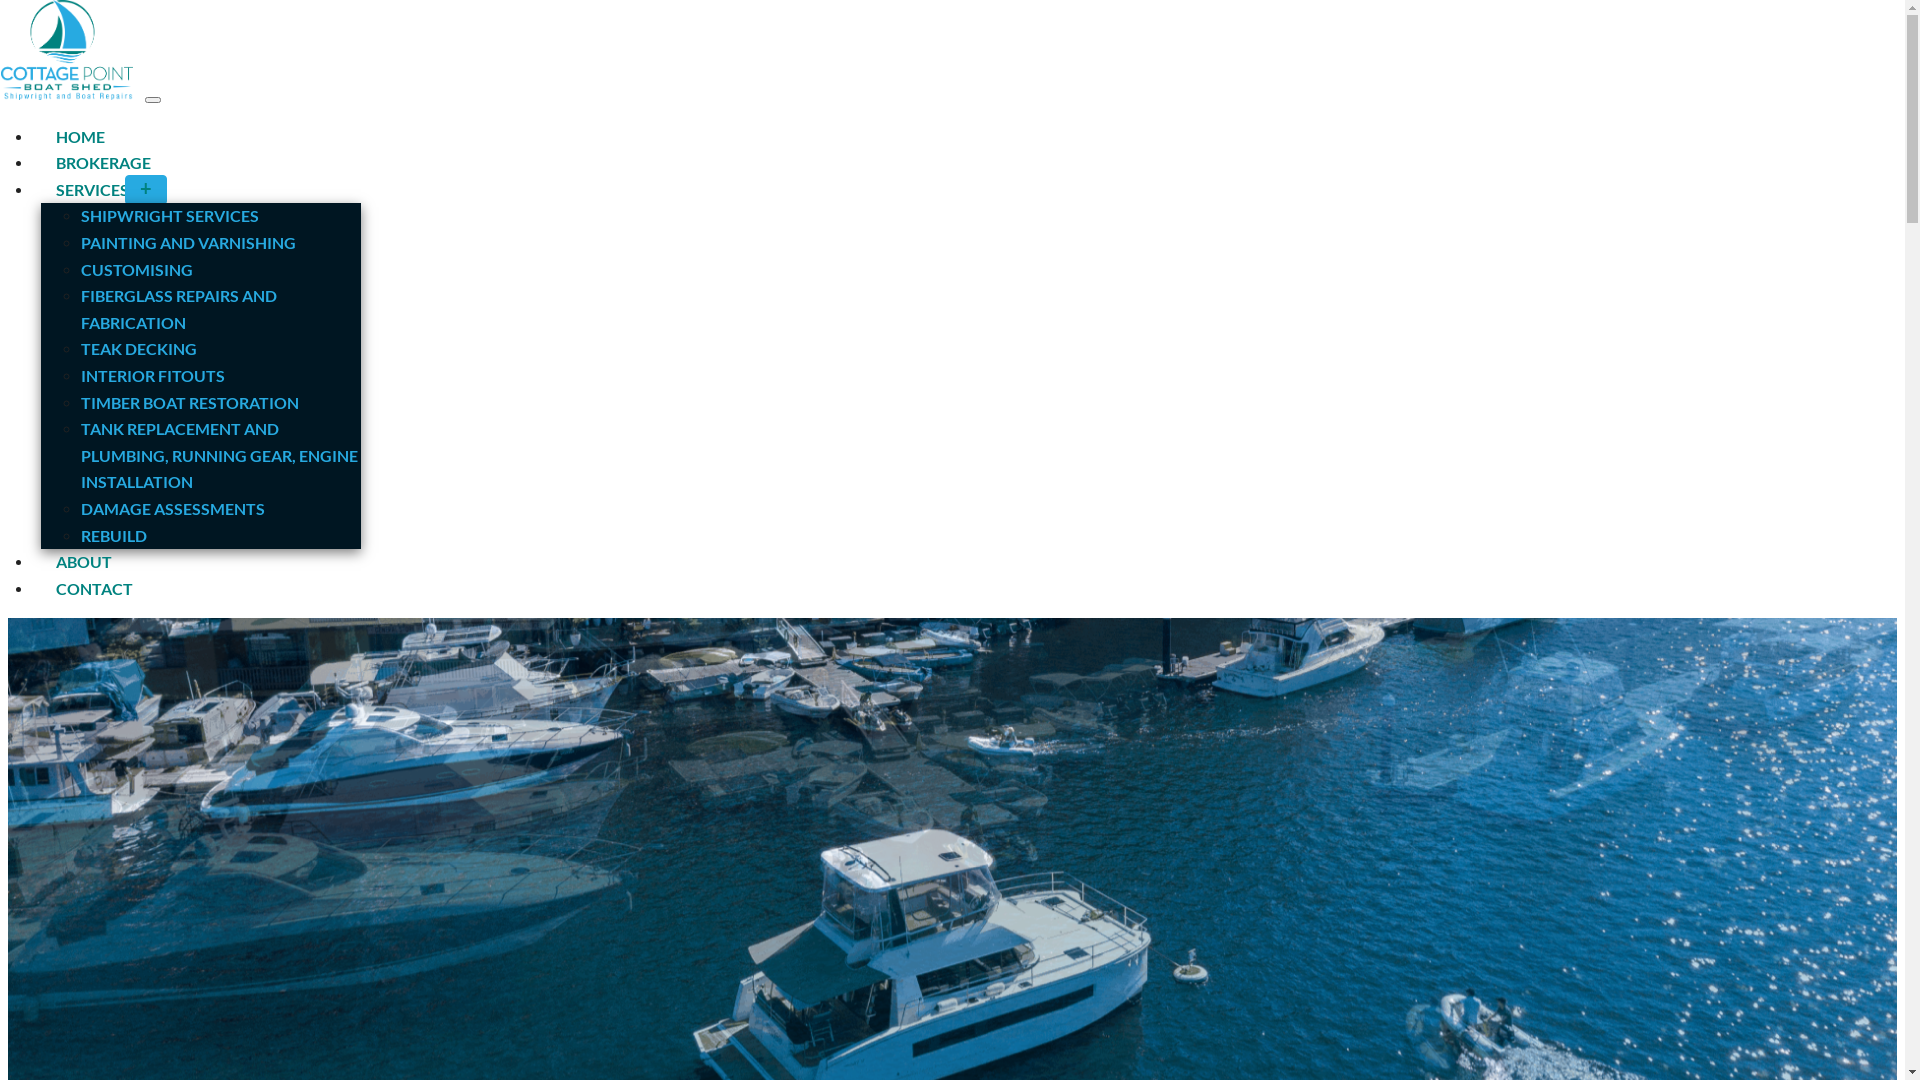 This screenshot has width=1920, height=1080. Describe the element at coordinates (190, 402) in the screenshot. I see `'TIMBER BOAT RESTORATION'` at that location.